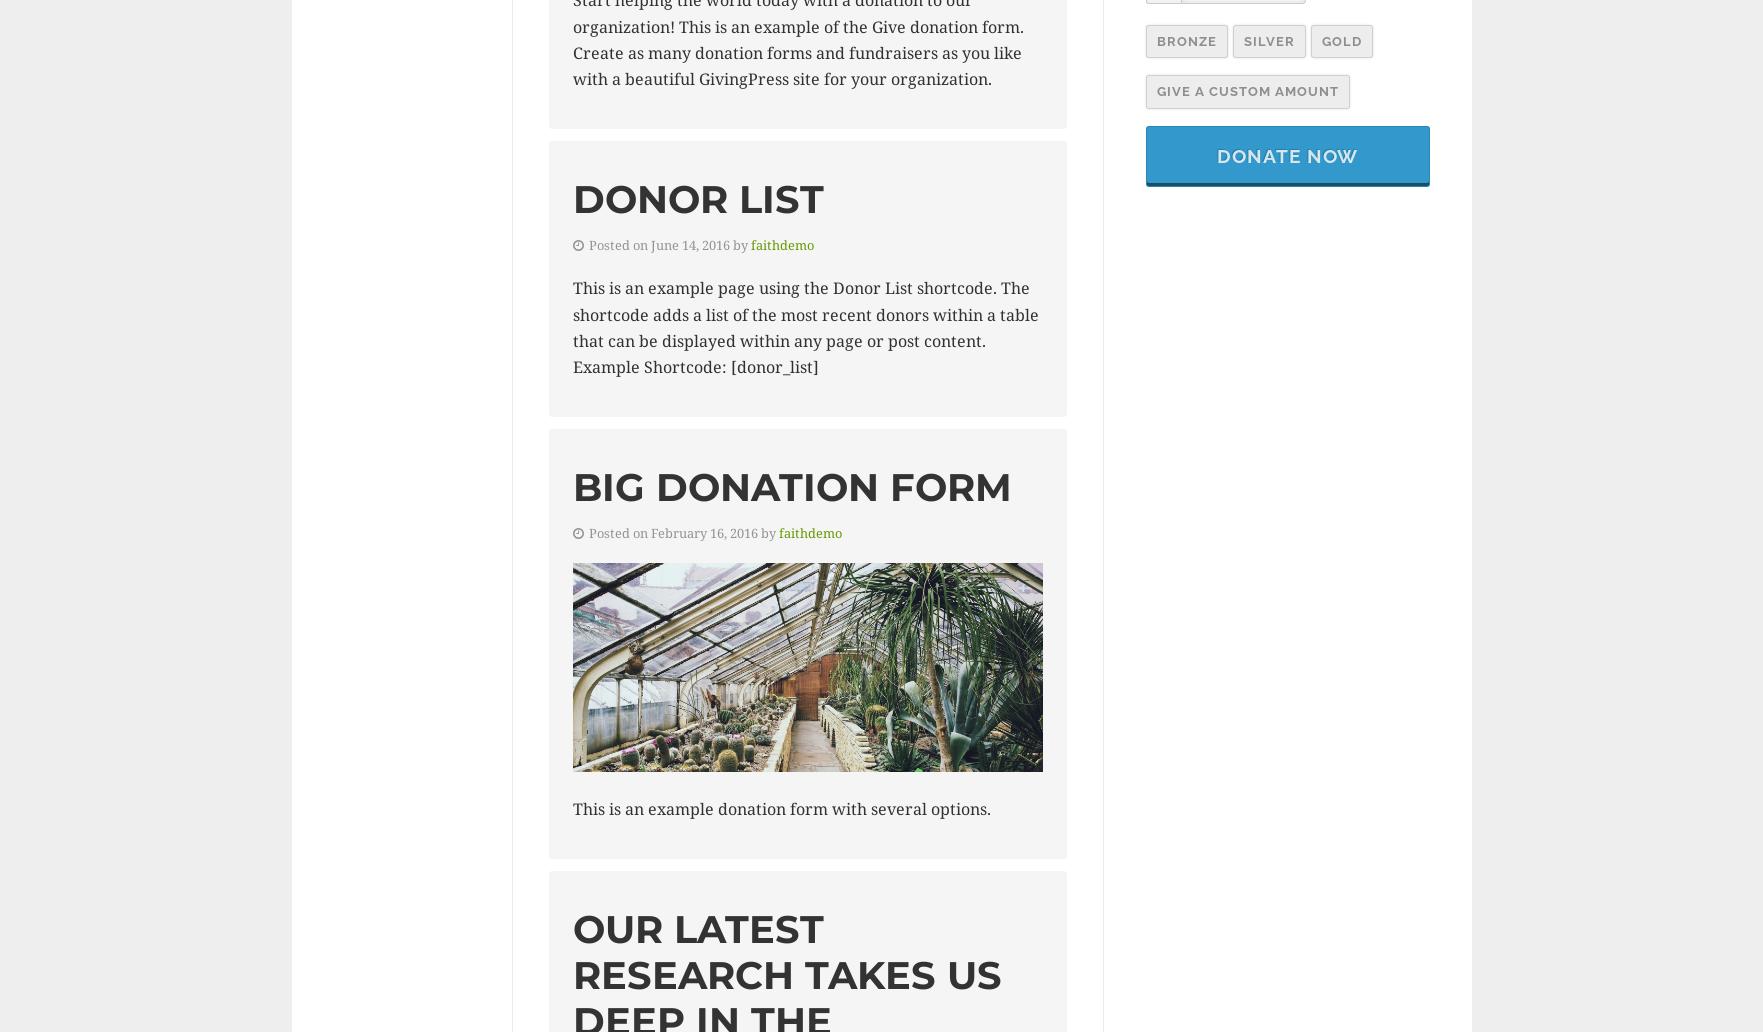  I want to click on 'Gold', so click(1339, 40).